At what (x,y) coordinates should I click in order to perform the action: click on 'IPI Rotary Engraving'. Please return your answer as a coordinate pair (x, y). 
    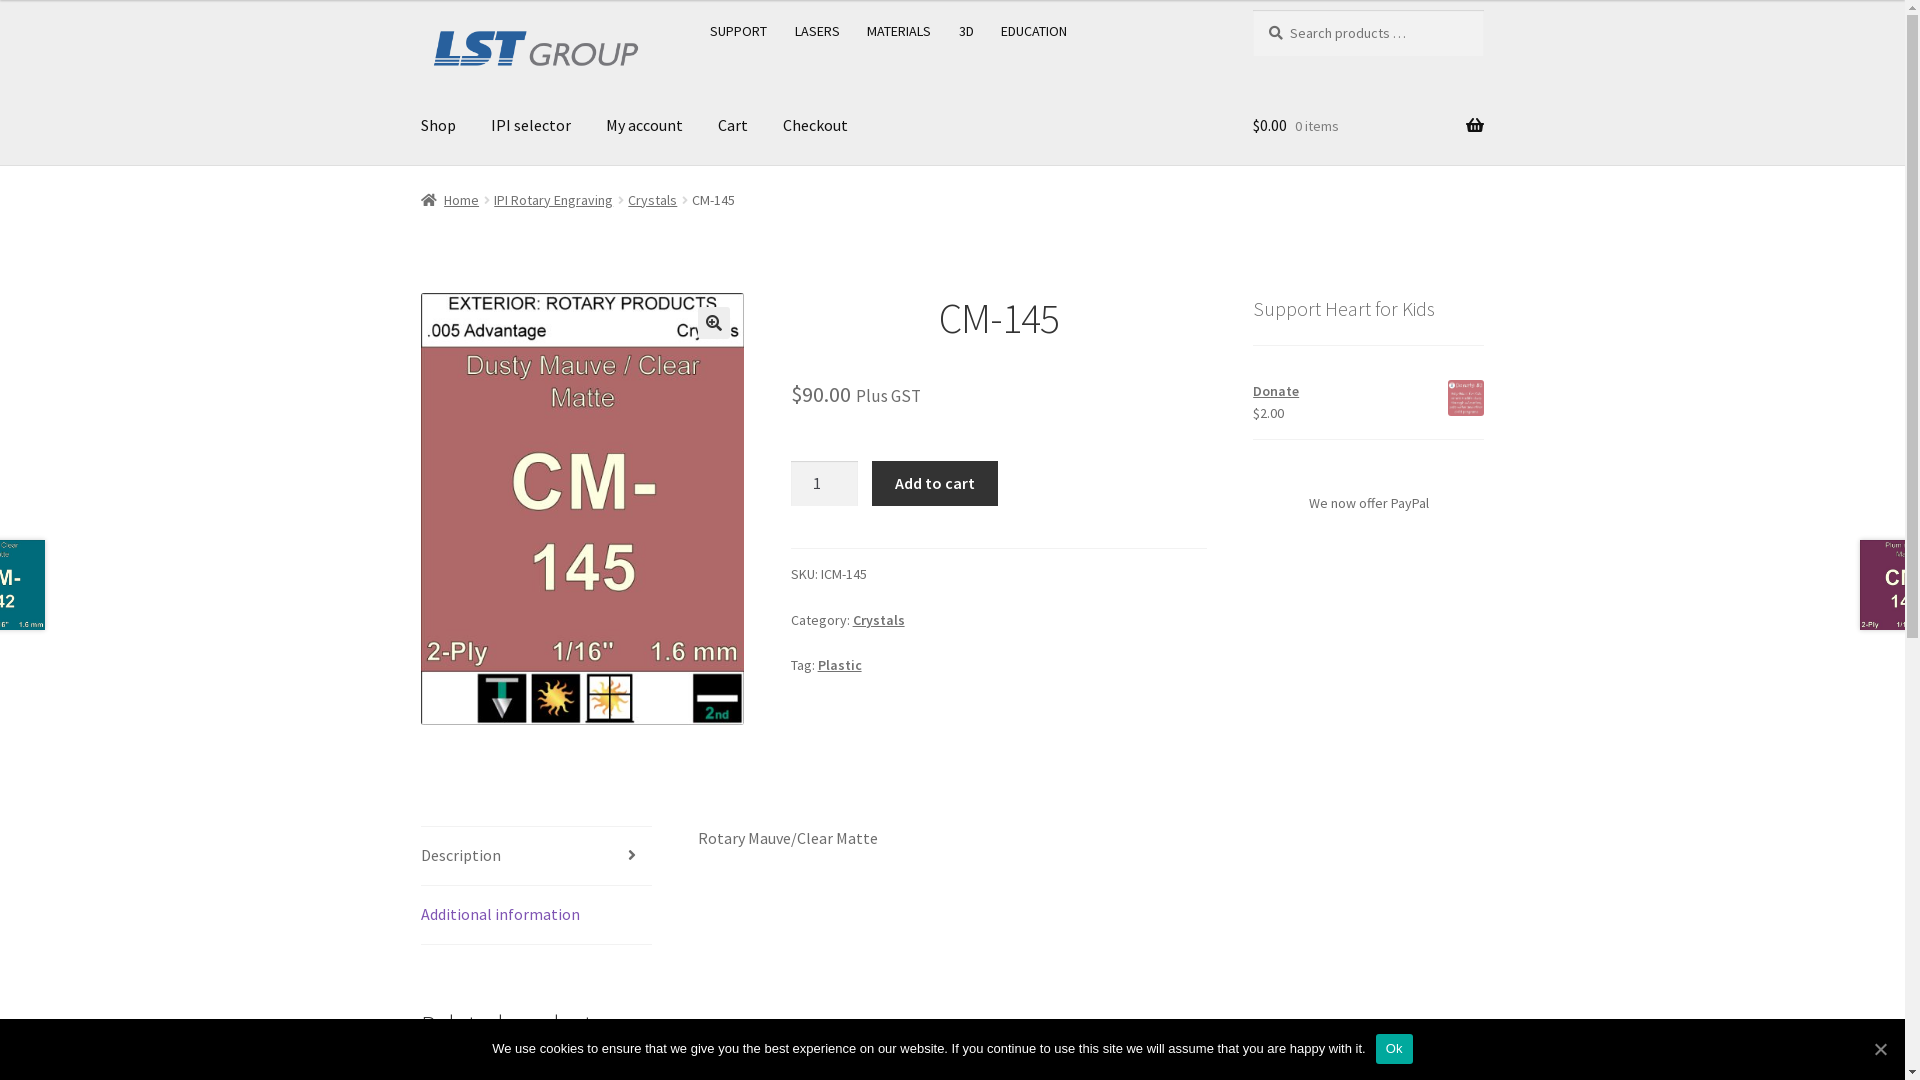
    Looking at the image, I should click on (553, 200).